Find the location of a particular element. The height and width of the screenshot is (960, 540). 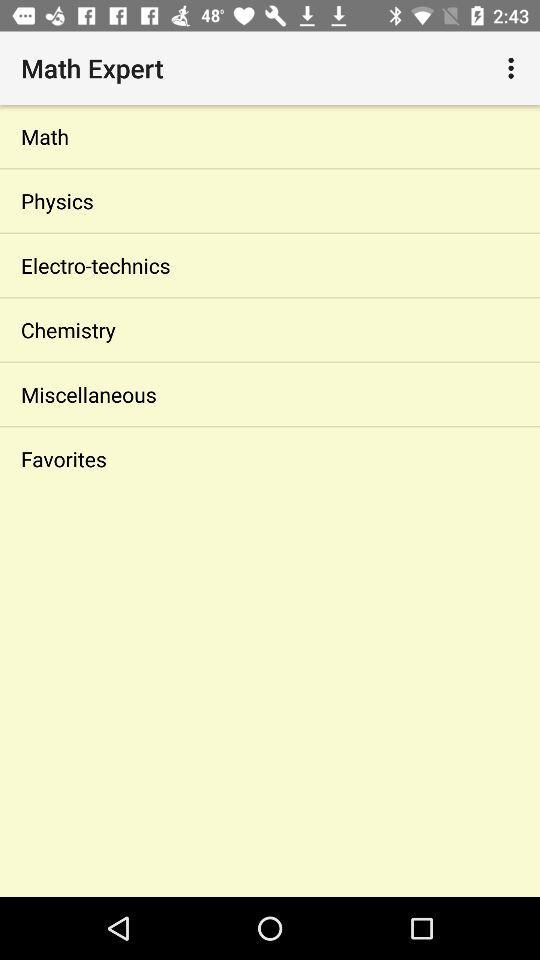

the item next to math expert app is located at coordinates (513, 68).